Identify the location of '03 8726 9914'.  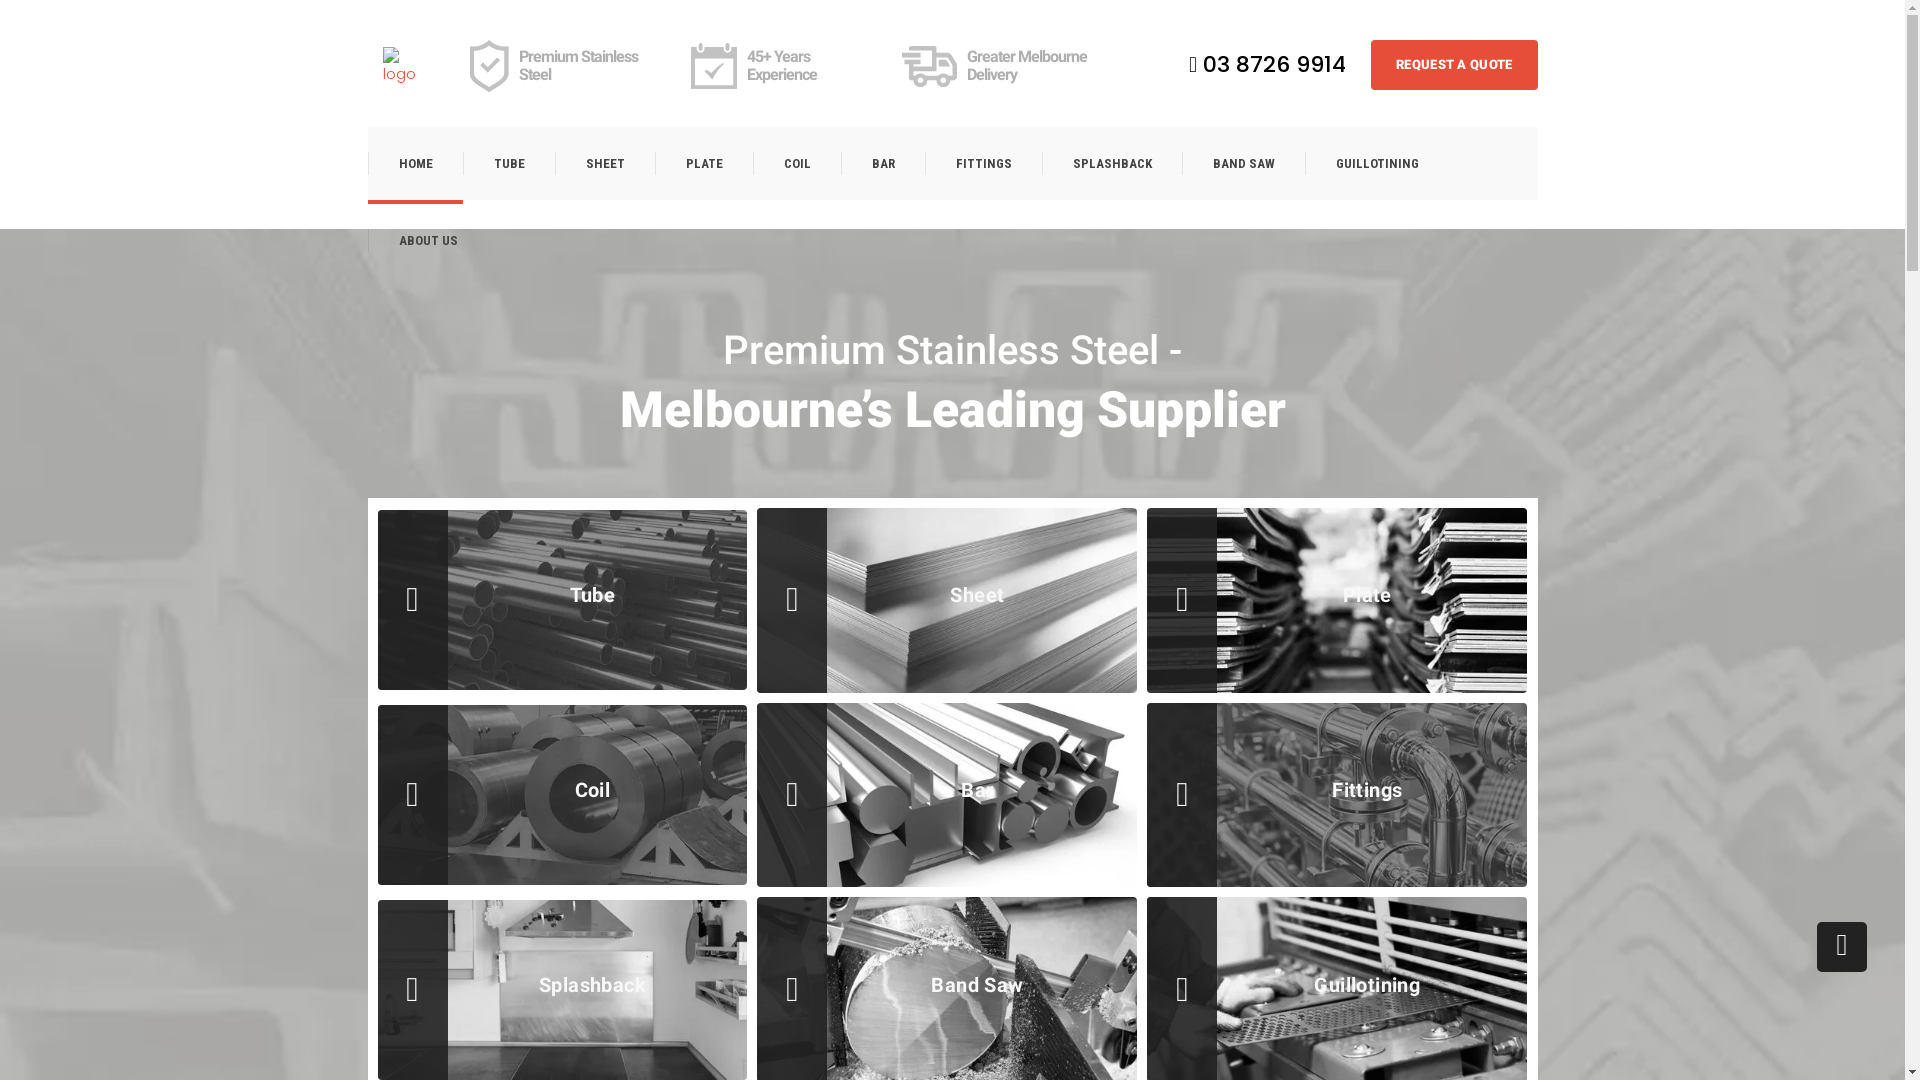
(1266, 63).